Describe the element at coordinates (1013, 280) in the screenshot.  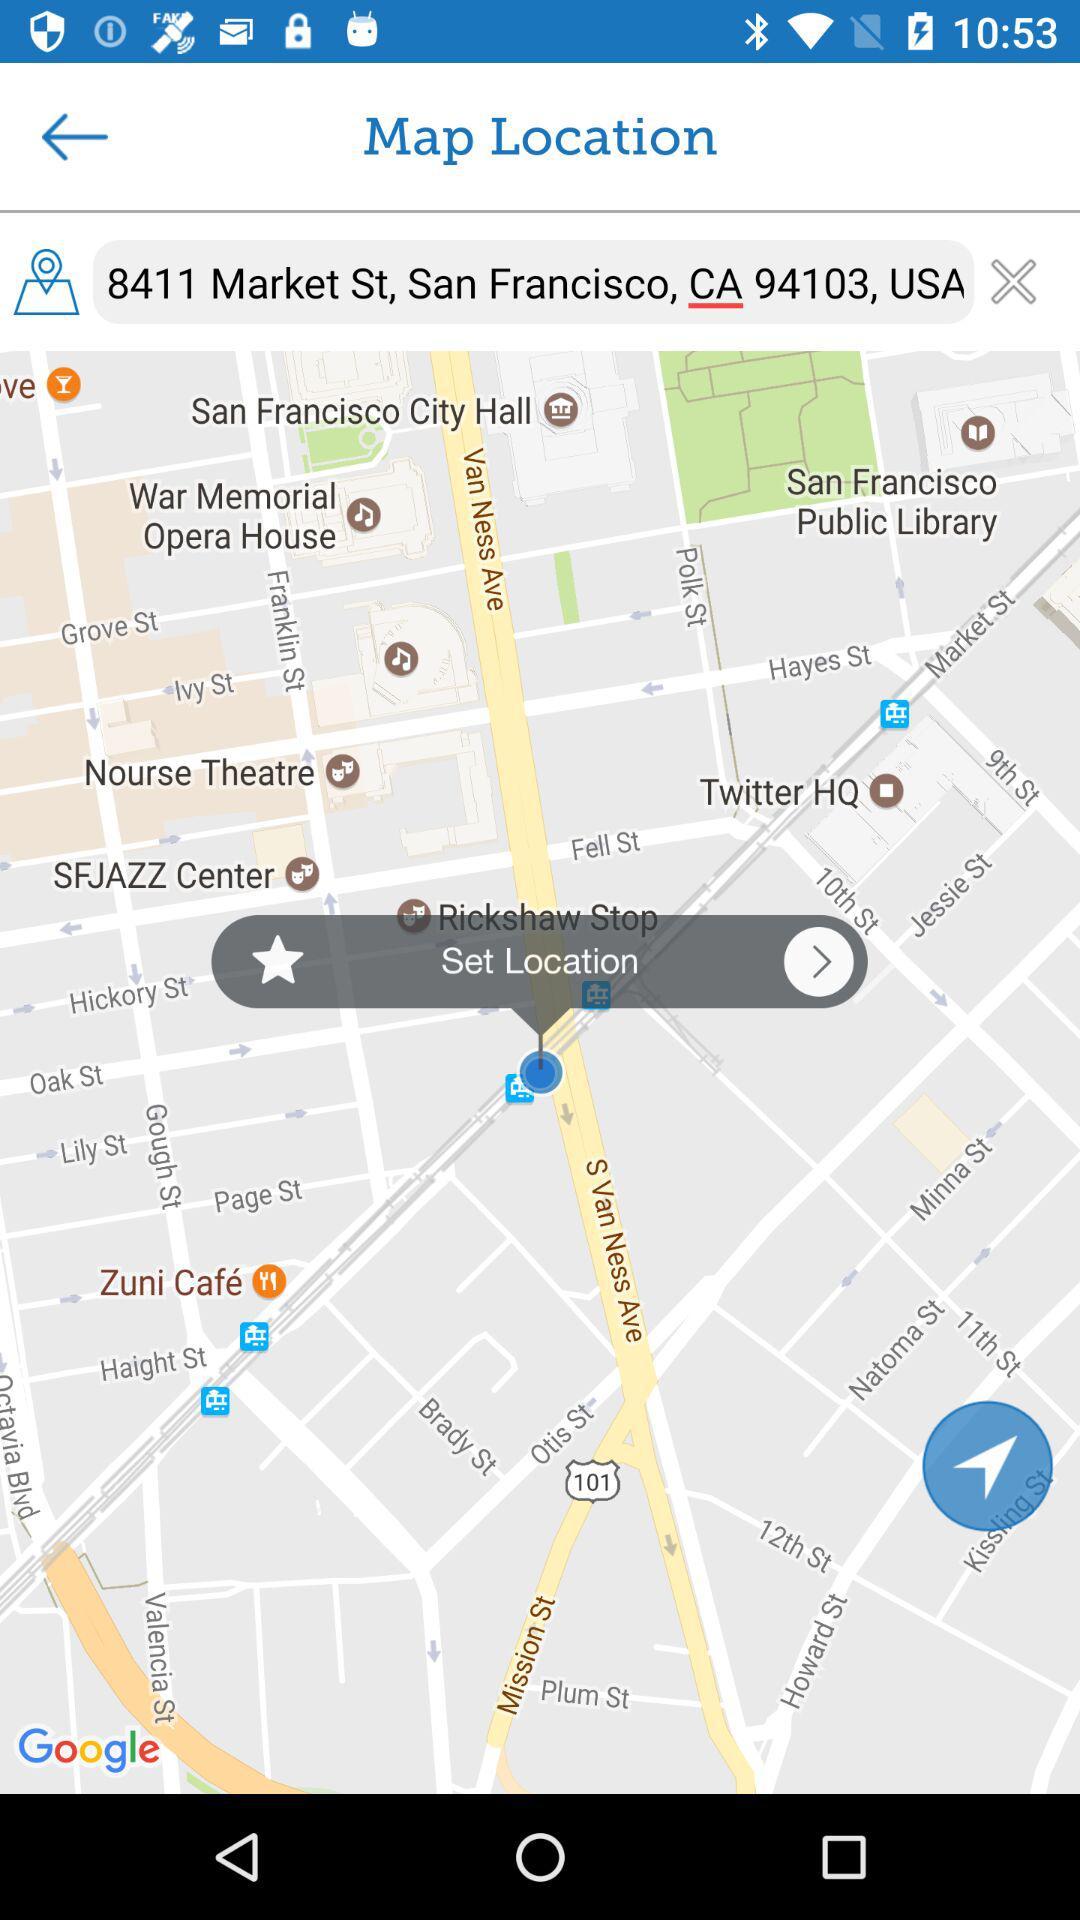
I see `clear the search field` at that location.